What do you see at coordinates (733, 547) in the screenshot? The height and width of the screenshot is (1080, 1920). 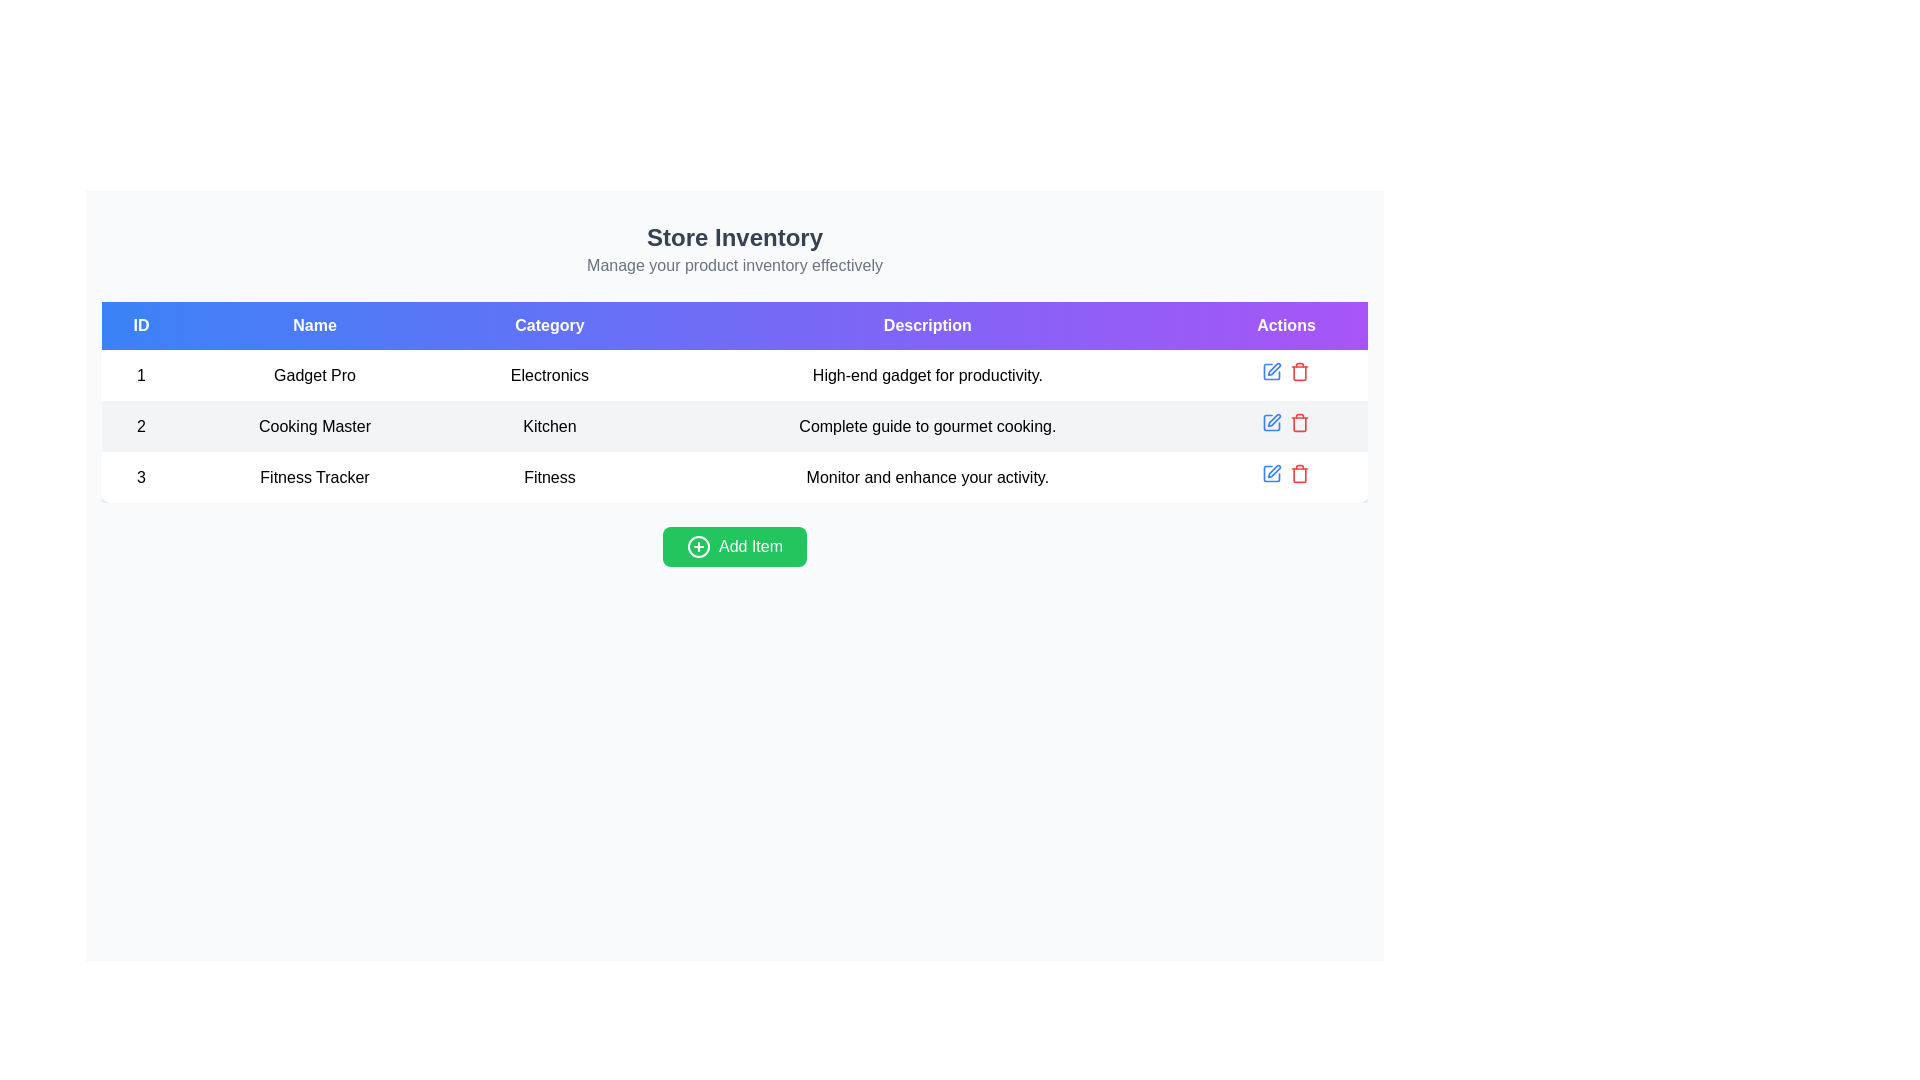 I see `the large green button labeled 'Add Item' that features a white circular plus icon` at bounding box center [733, 547].